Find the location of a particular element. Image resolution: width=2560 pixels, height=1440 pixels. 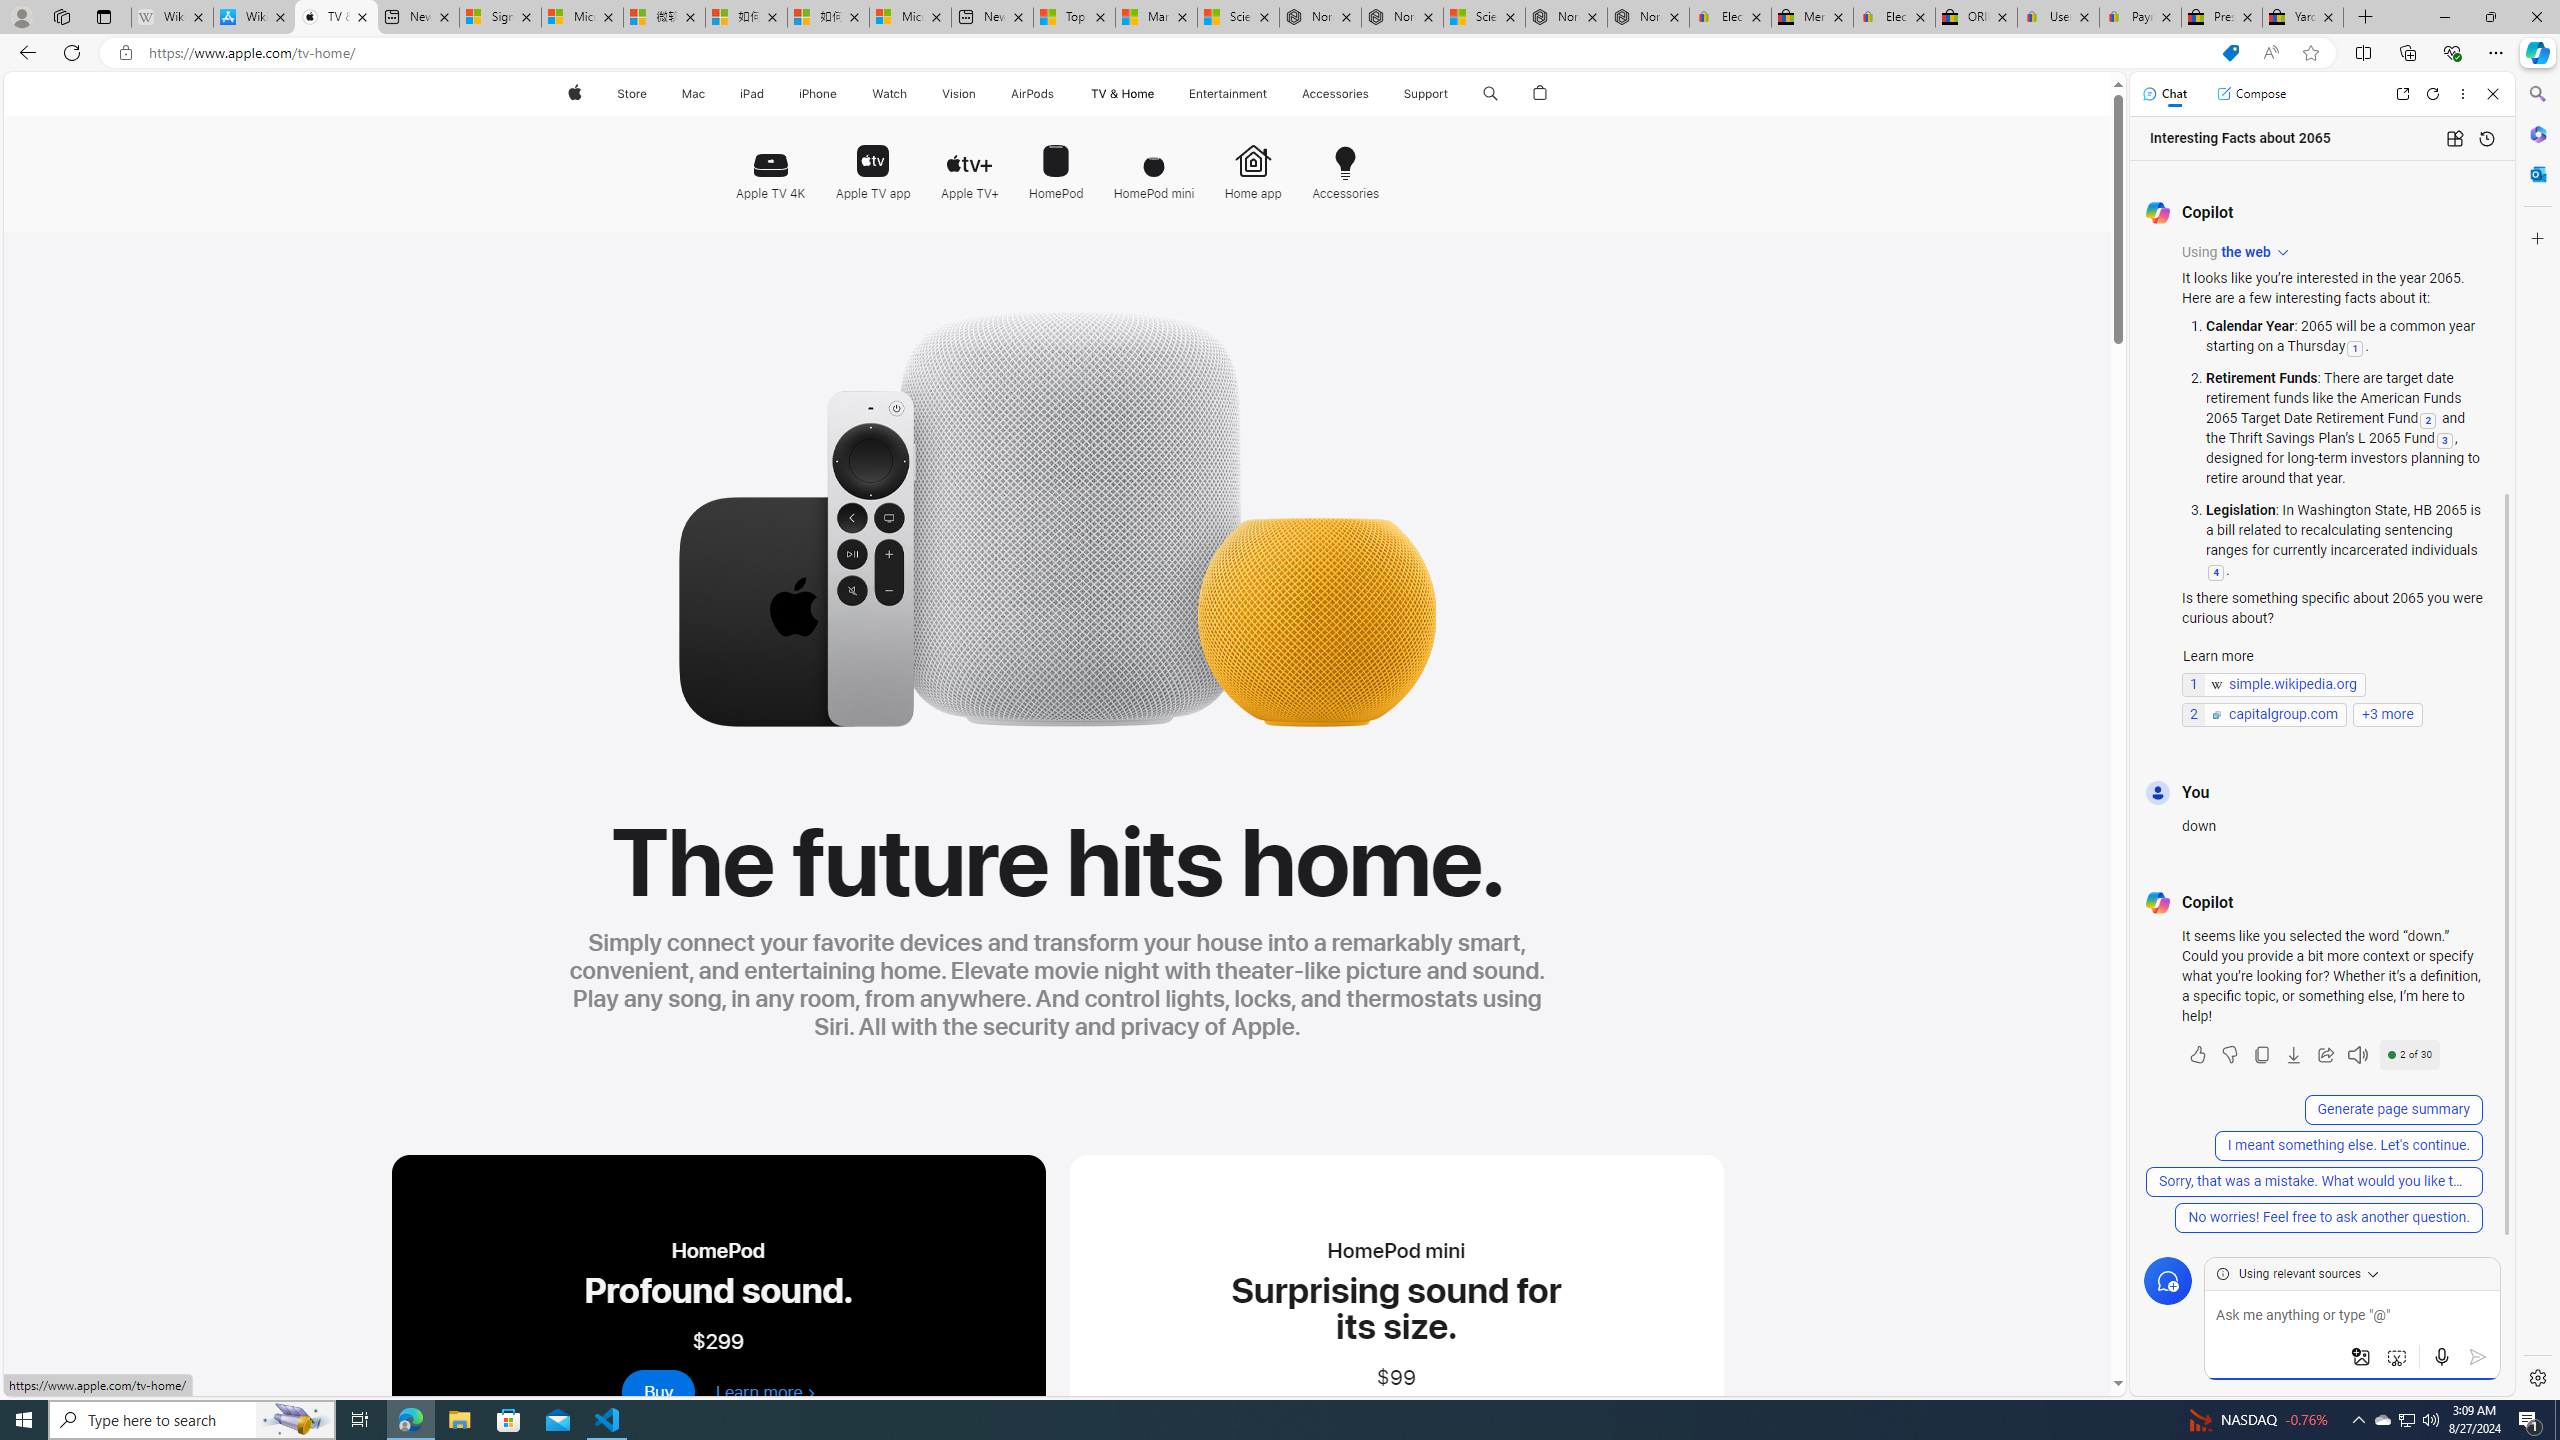

'Mac menu' is located at coordinates (706, 93).